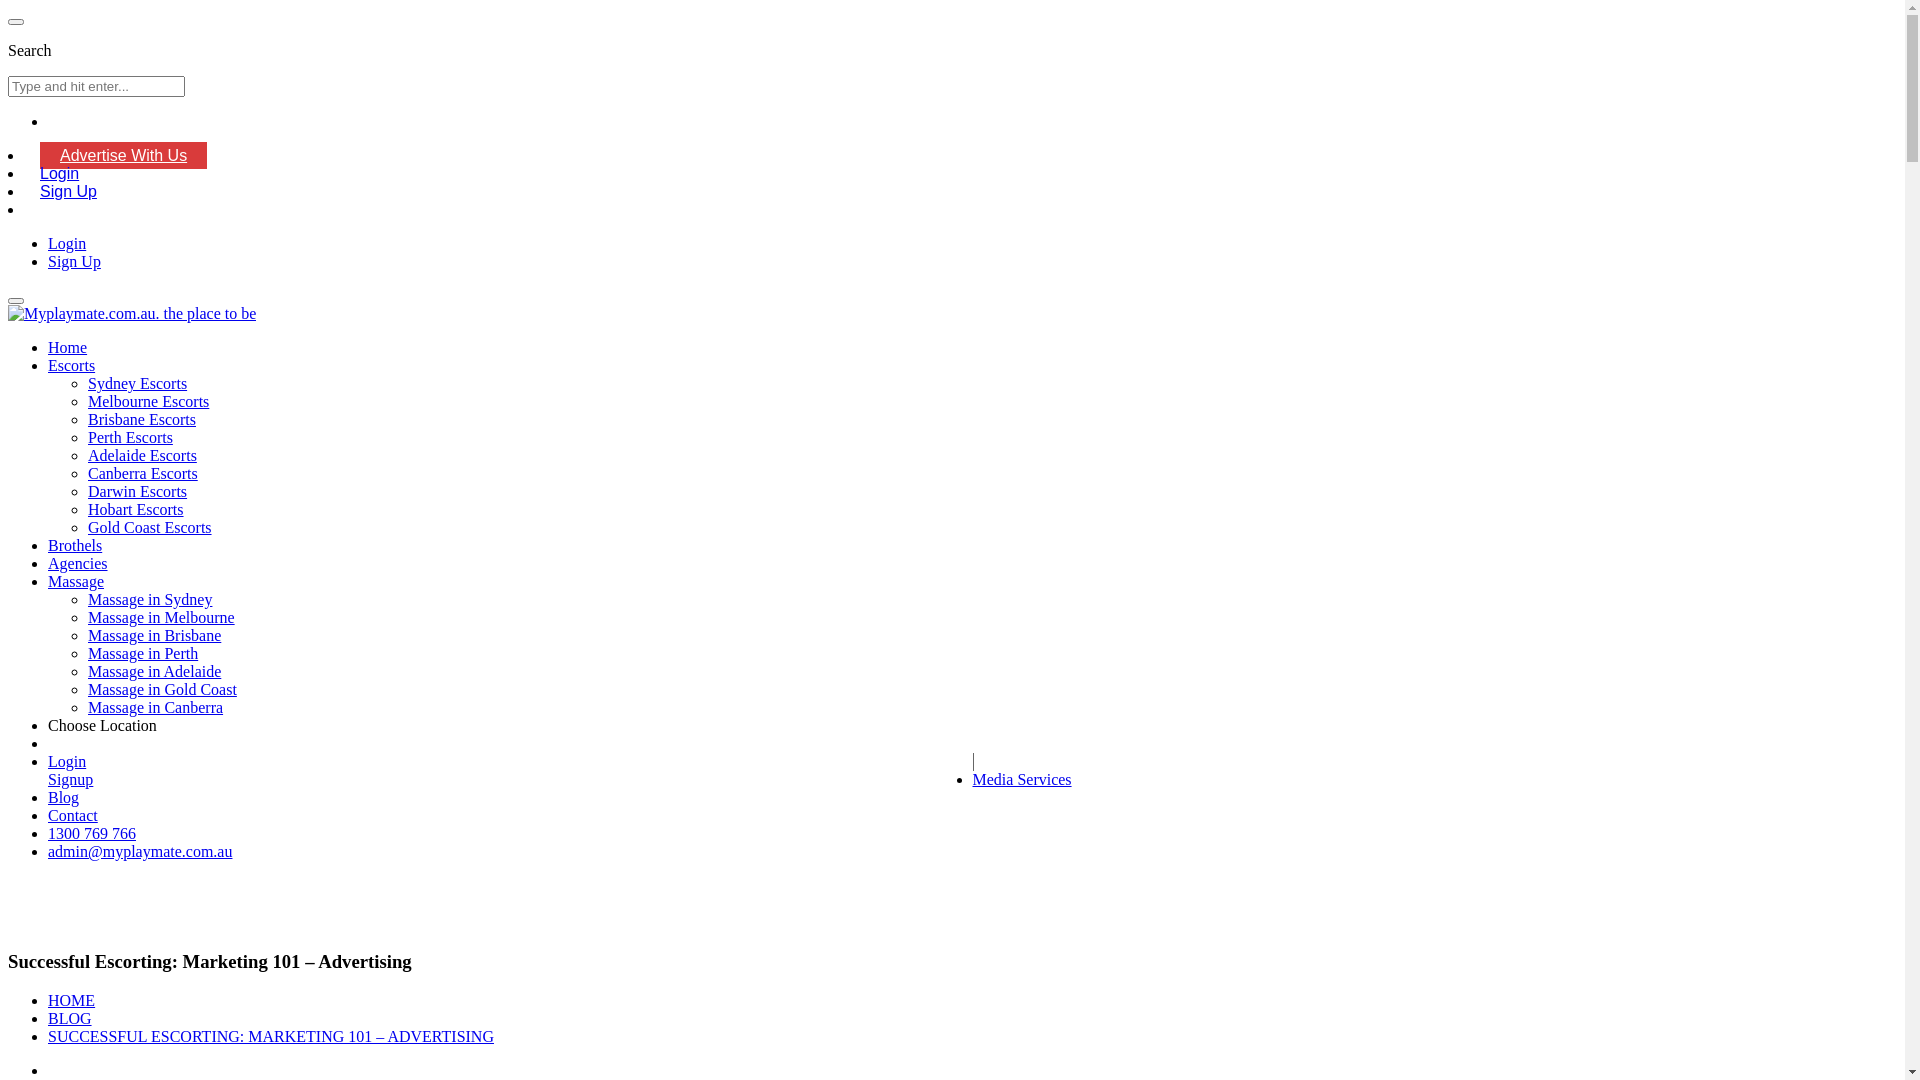 The height and width of the screenshot is (1080, 1920). Describe the element at coordinates (72, 815) in the screenshot. I see `'Contact'` at that location.